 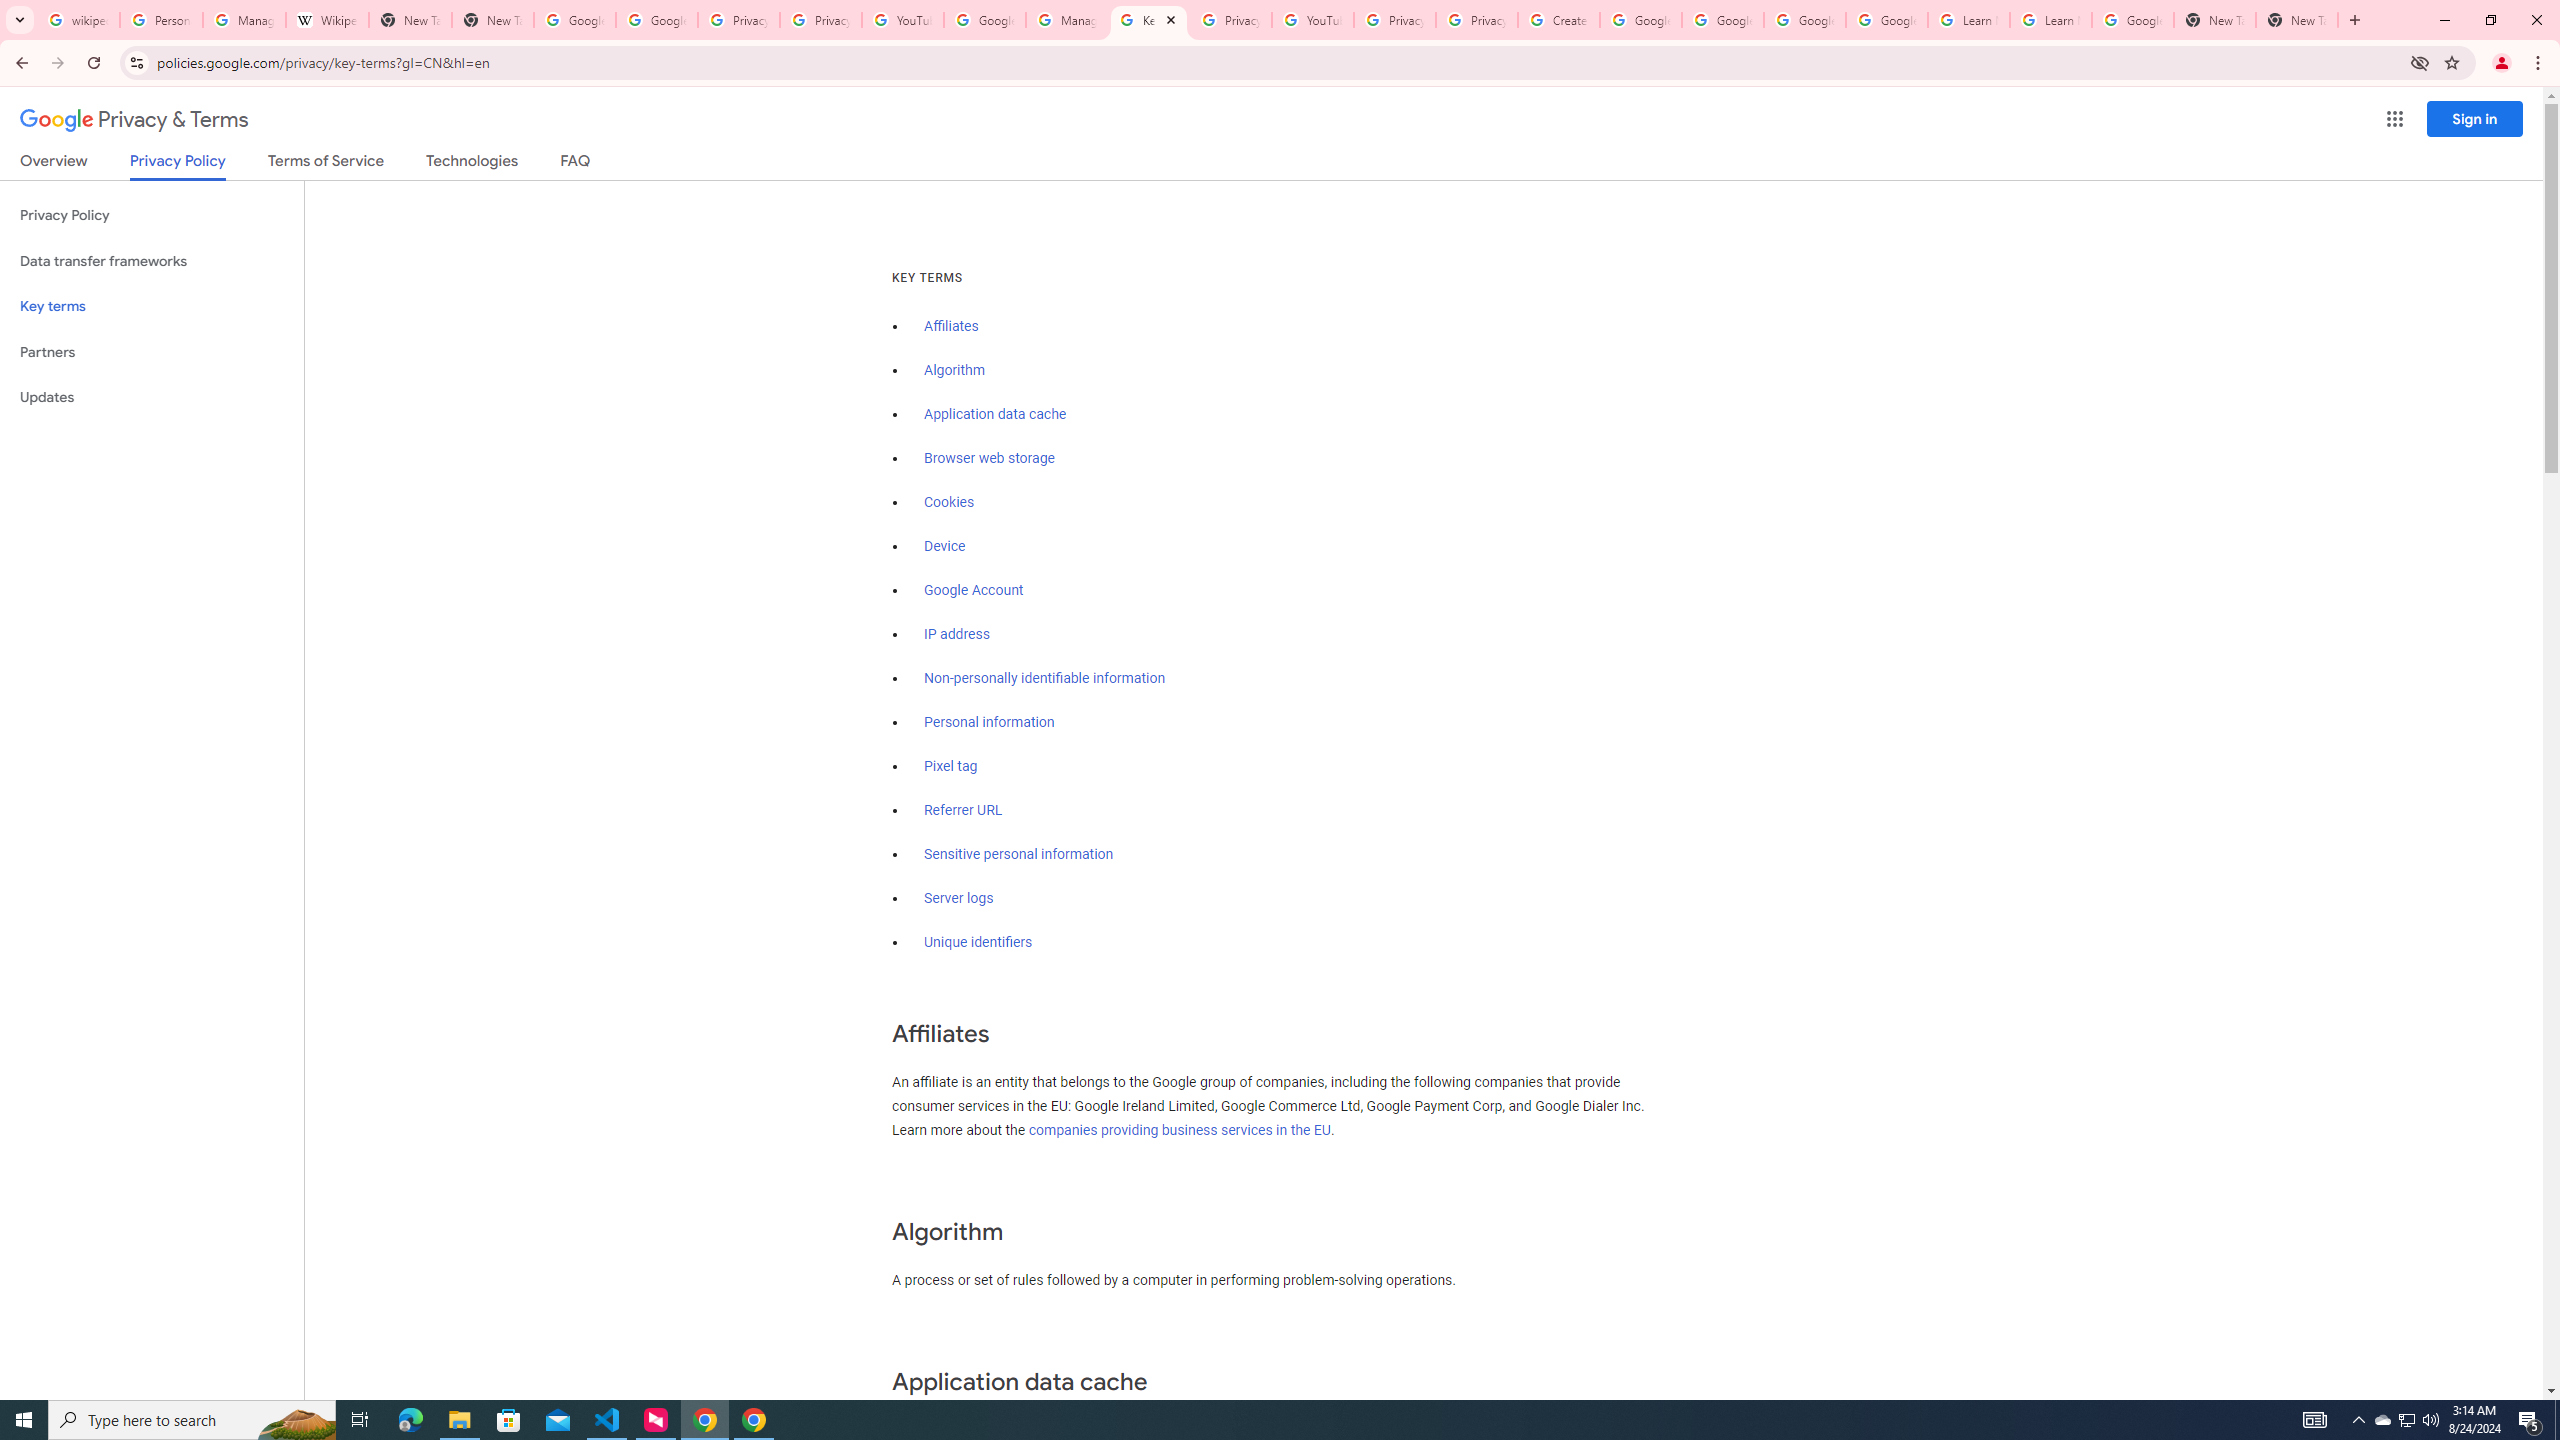 What do you see at coordinates (52, 164) in the screenshot?
I see `'Overview'` at bounding box center [52, 164].